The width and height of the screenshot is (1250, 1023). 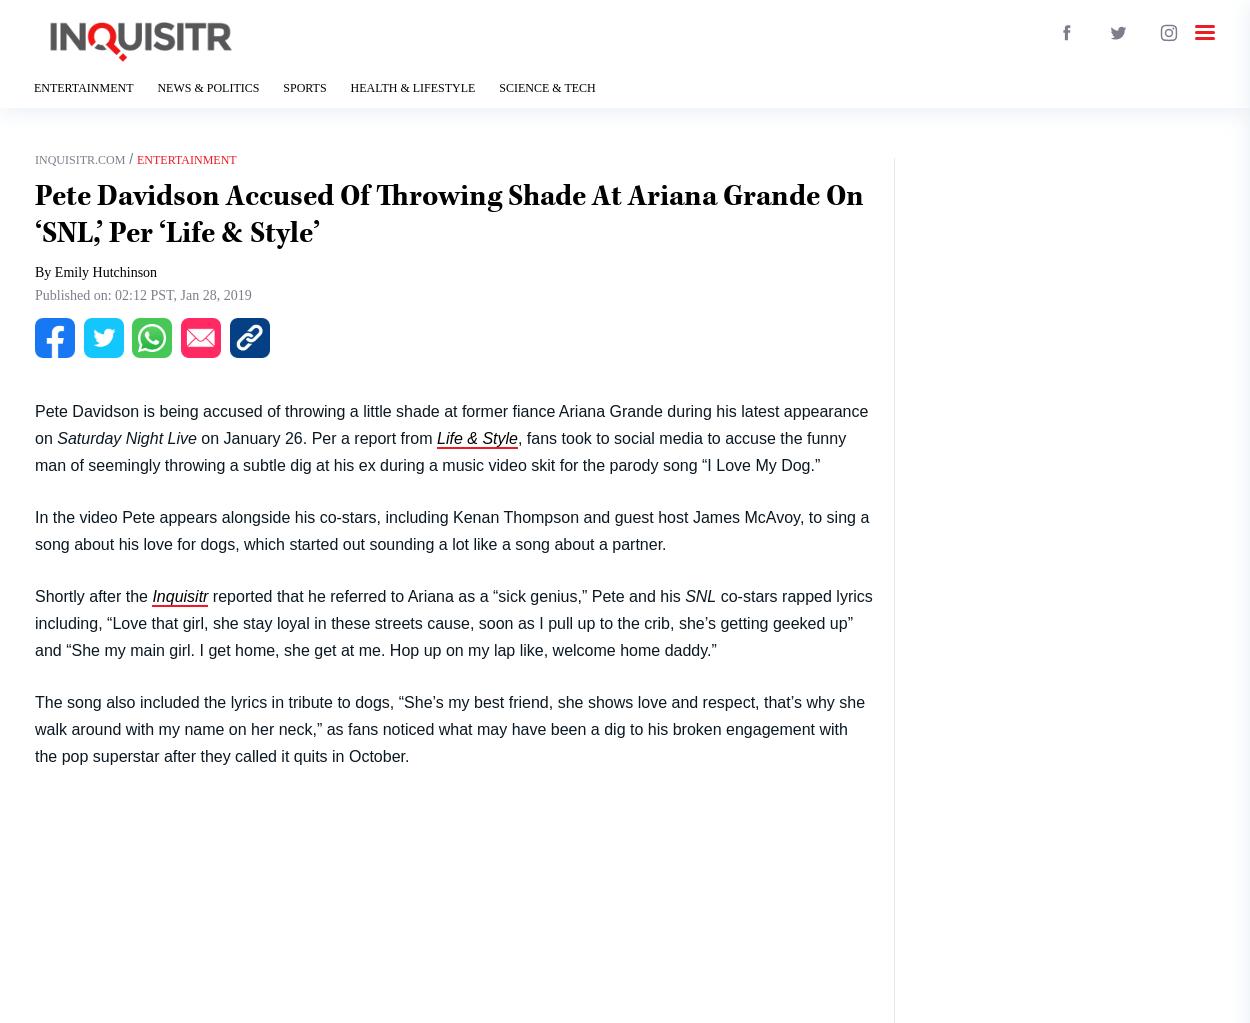 I want to click on 'In the video Pete appears alongside his co-stars, including Kenan Thompson and guest host James McAvoy, to sing a song about his love for dogs, which started out sounding a lot like a song about a partner.', so click(x=450, y=529).